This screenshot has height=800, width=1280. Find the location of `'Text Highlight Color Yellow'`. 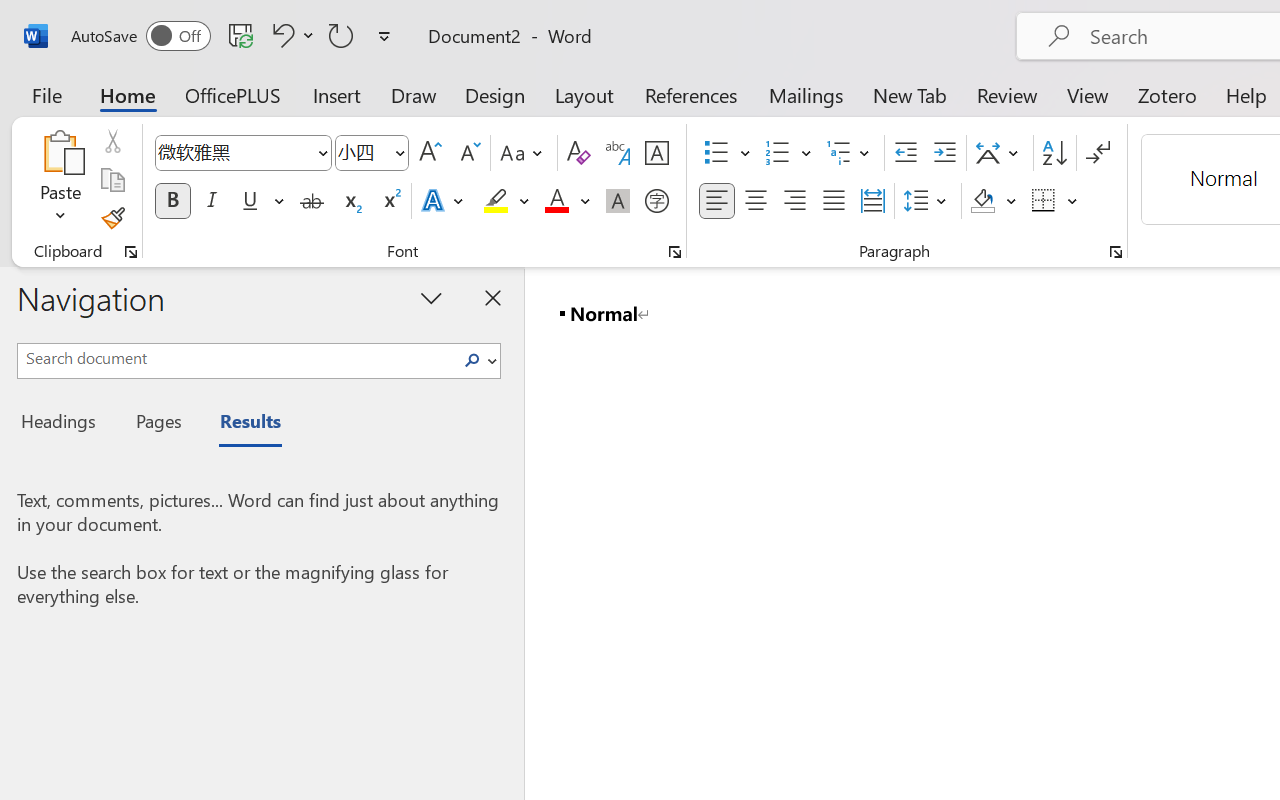

'Text Highlight Color Yellow' is located at coordinates (496, 201).